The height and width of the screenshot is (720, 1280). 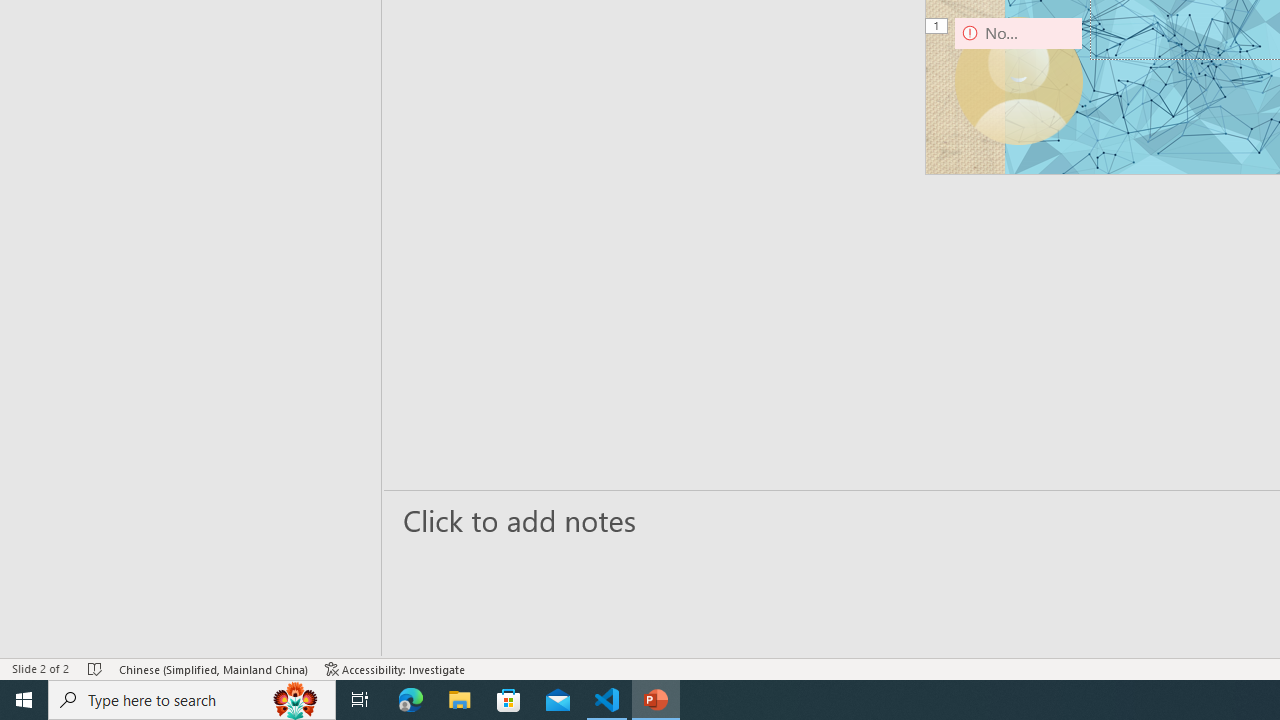 I want to click on 'Camera 9, No camera detected.', so click(x=1018, y=80).